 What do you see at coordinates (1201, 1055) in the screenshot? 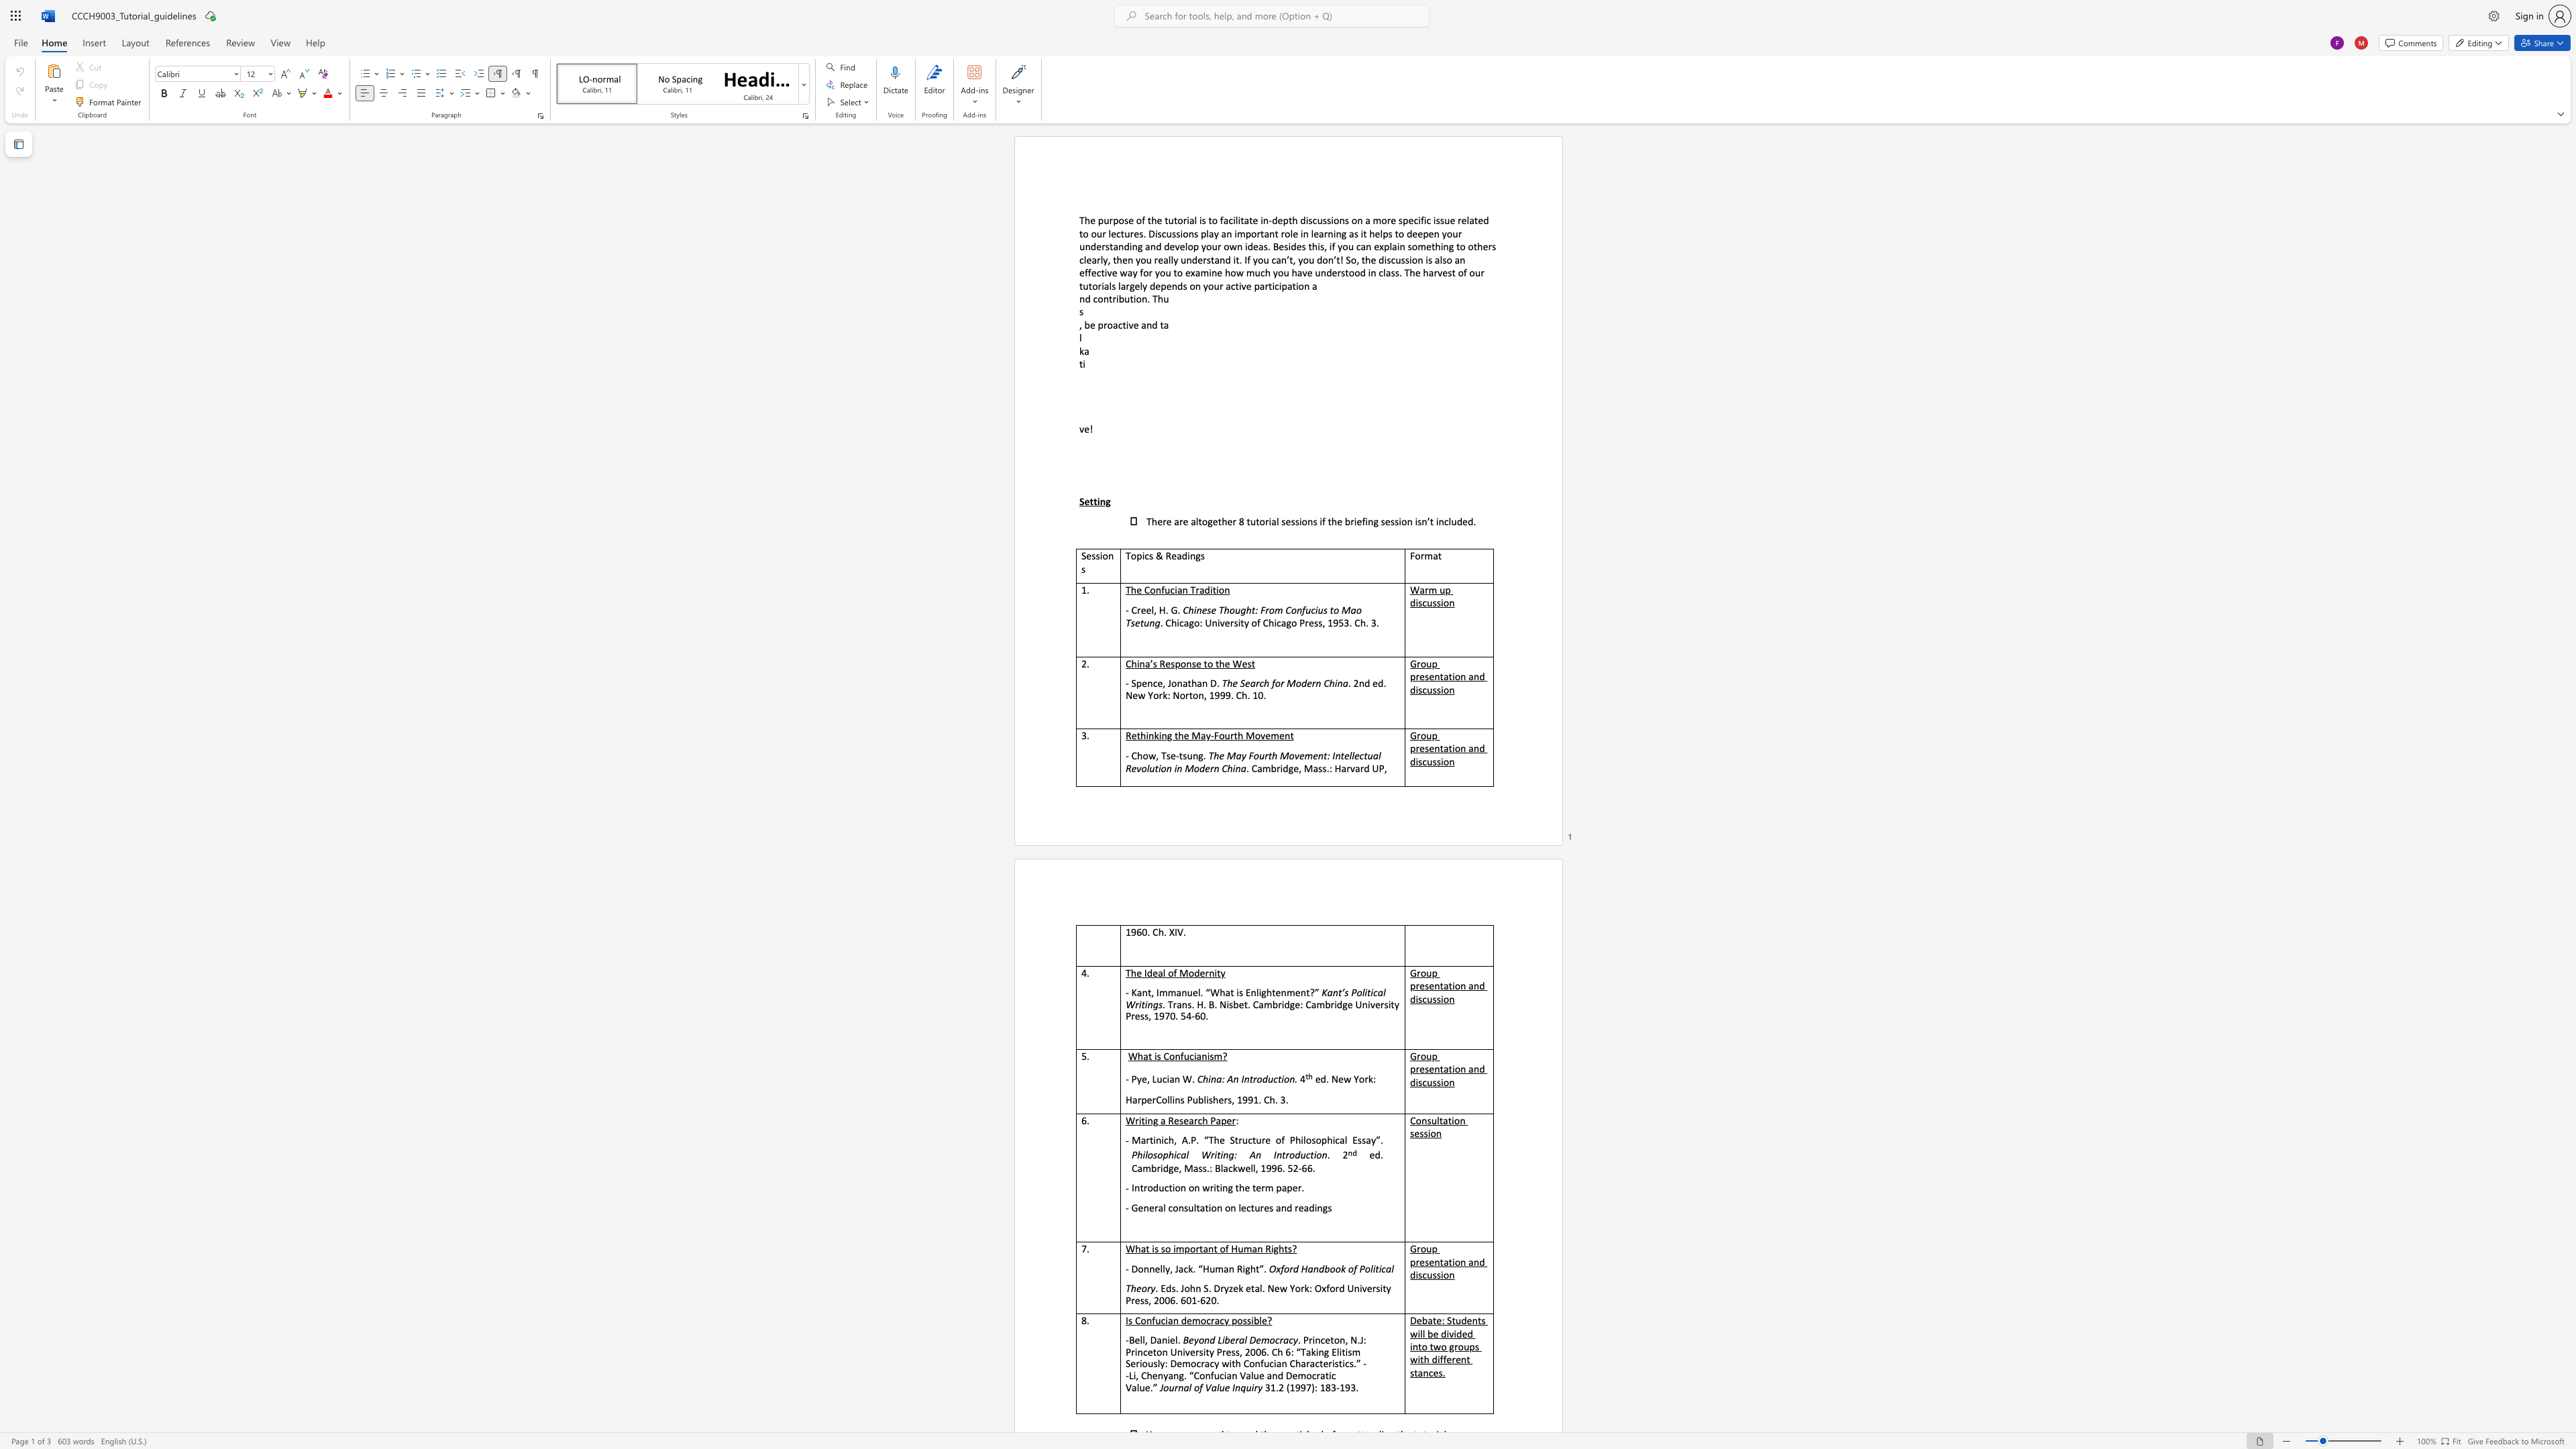
I see `the subset text "nism?" within the text "What is Confucianism?"` at bounding box center [1201, 1055].